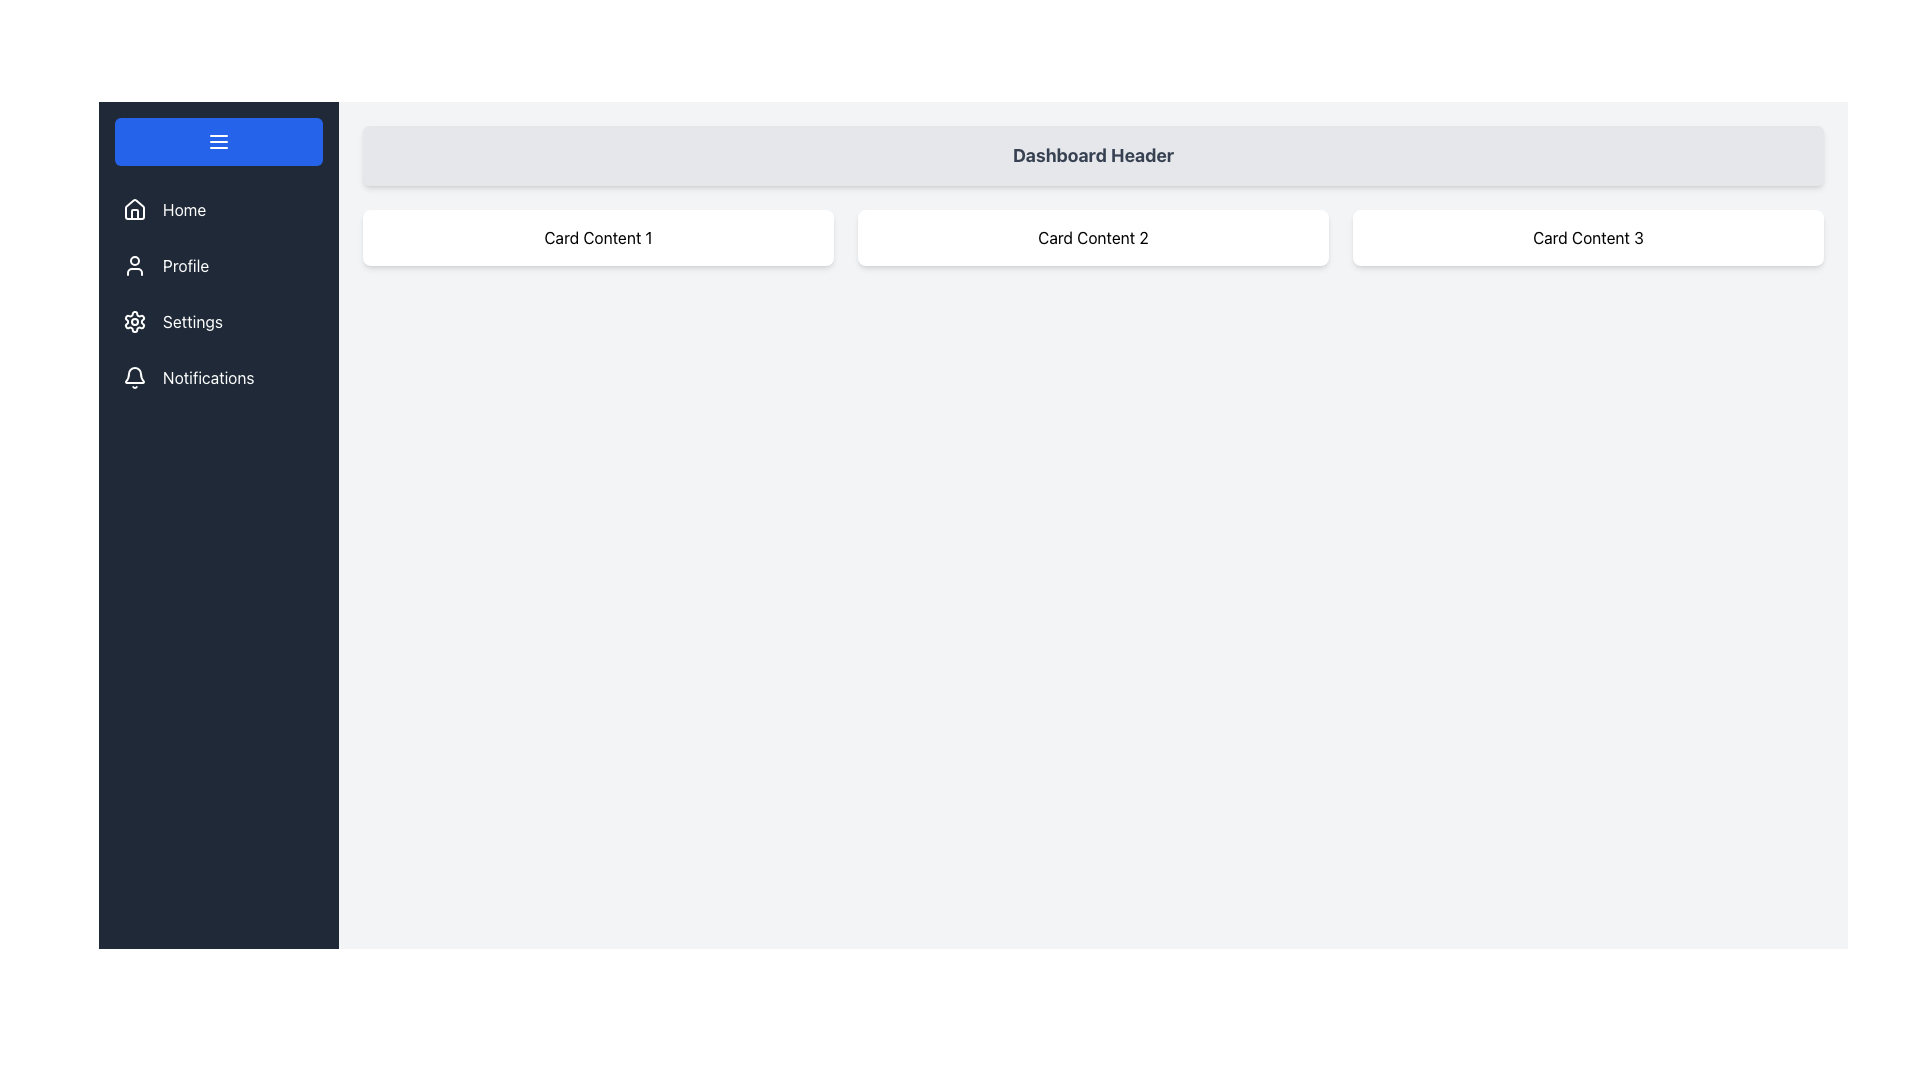 The width and height of the screenshot is (1920, 1080). What do you see at coordinates (133, 320) in the screenshot?
I see `the small gear-shaped icon with a white outline in the vertical left navigation menu adjacent to the text 'Settings'` at bounding box center [133, 320].